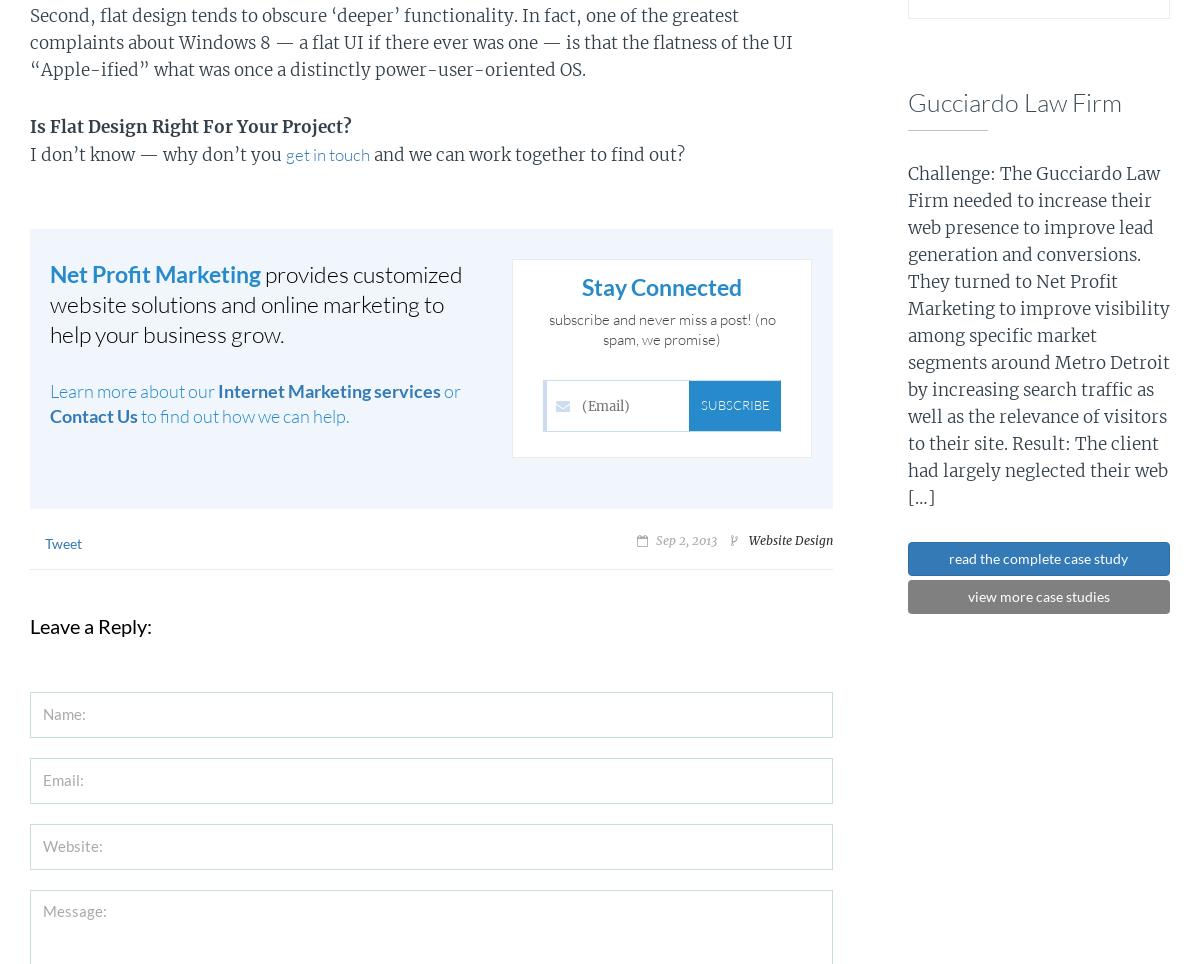 Image resolution: width=1200 pixels, height=964 pixels. I want to click on 'Sep 2, 2013', so click(654, 539).